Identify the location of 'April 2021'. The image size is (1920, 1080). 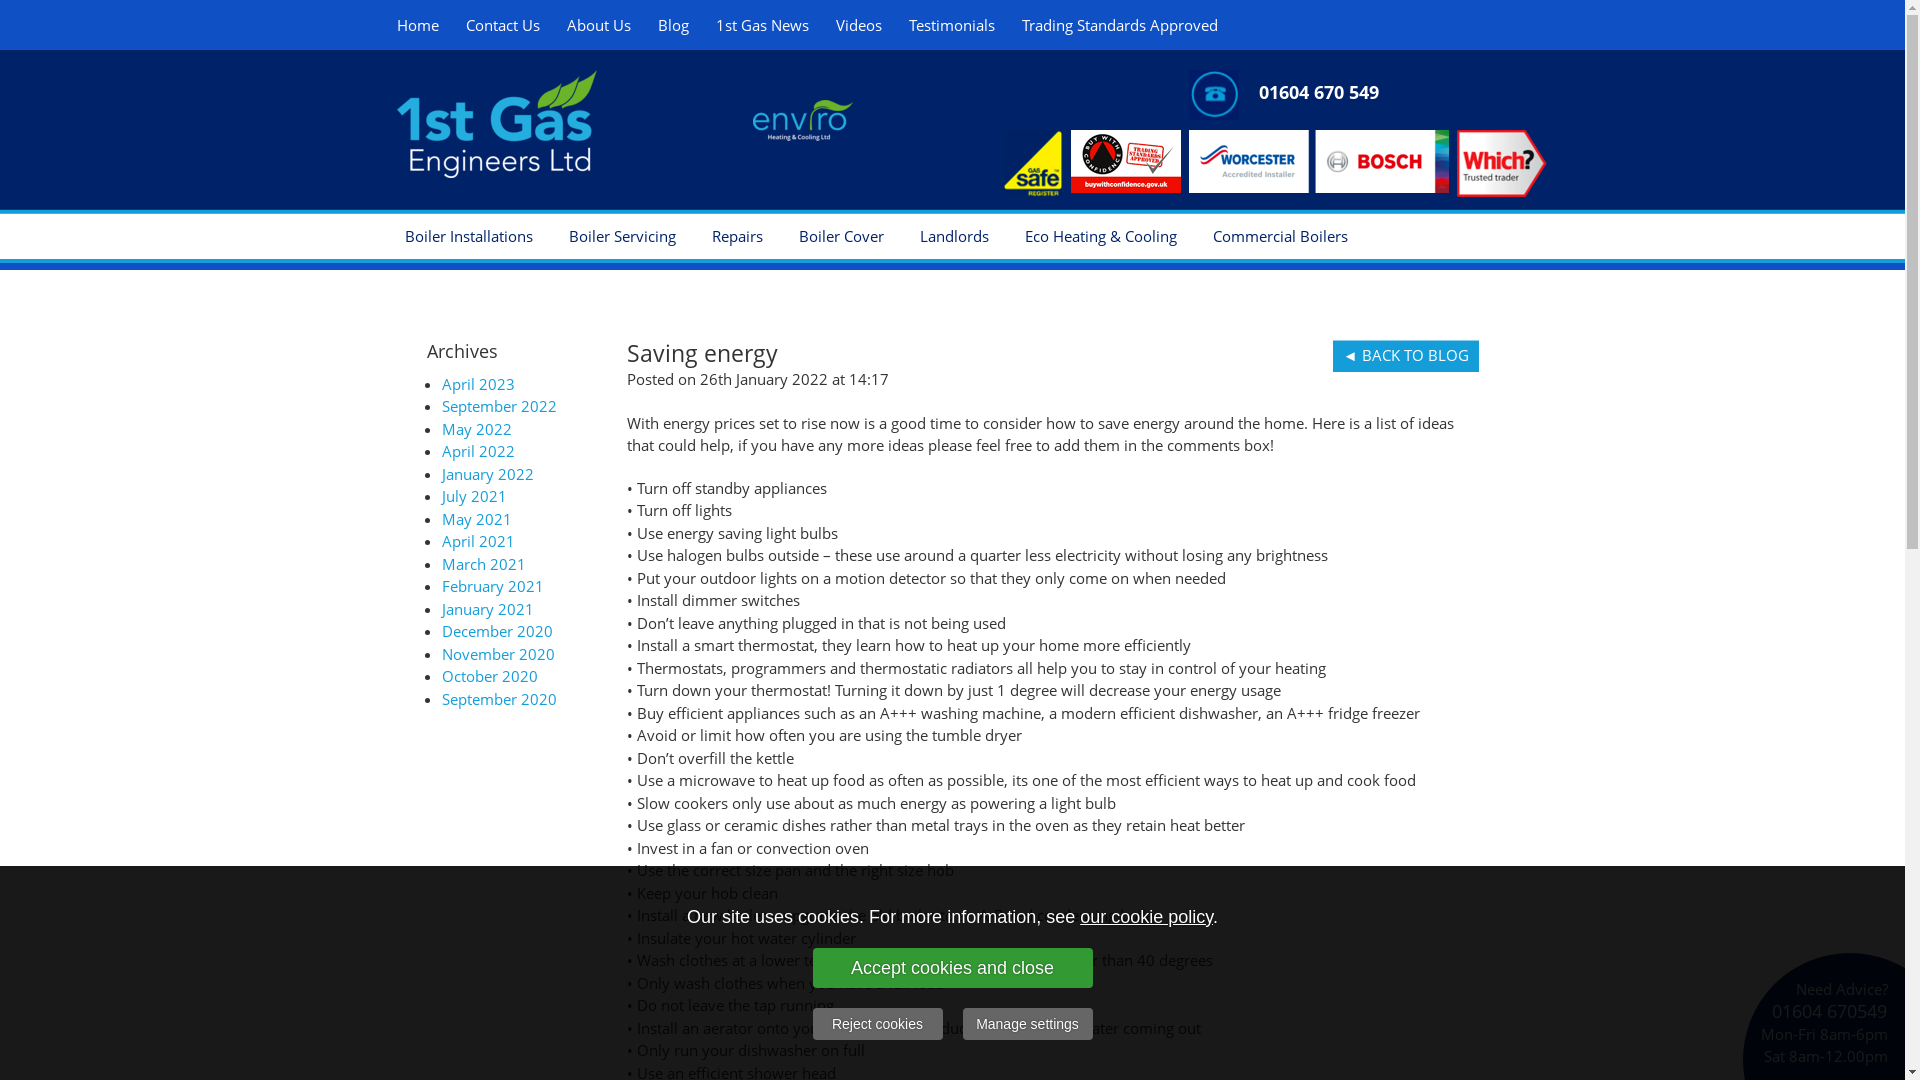
(477, 540).